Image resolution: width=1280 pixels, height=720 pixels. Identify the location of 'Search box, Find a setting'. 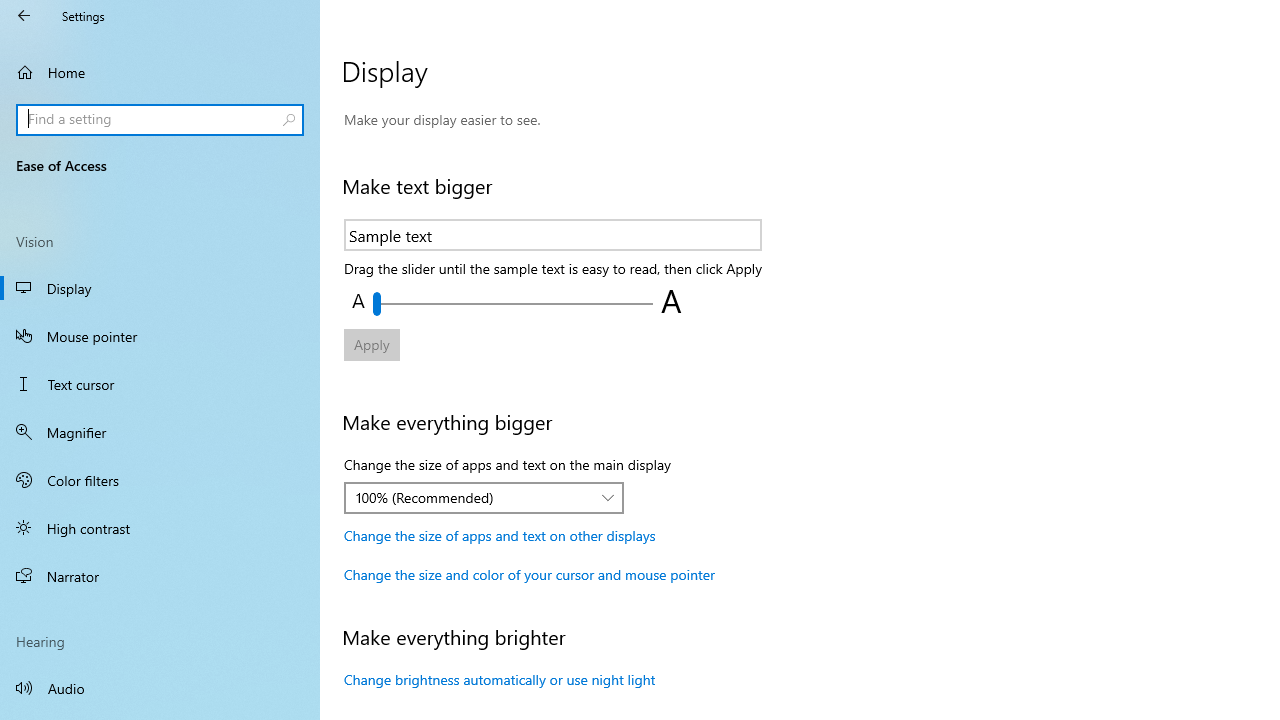
(160, 119).